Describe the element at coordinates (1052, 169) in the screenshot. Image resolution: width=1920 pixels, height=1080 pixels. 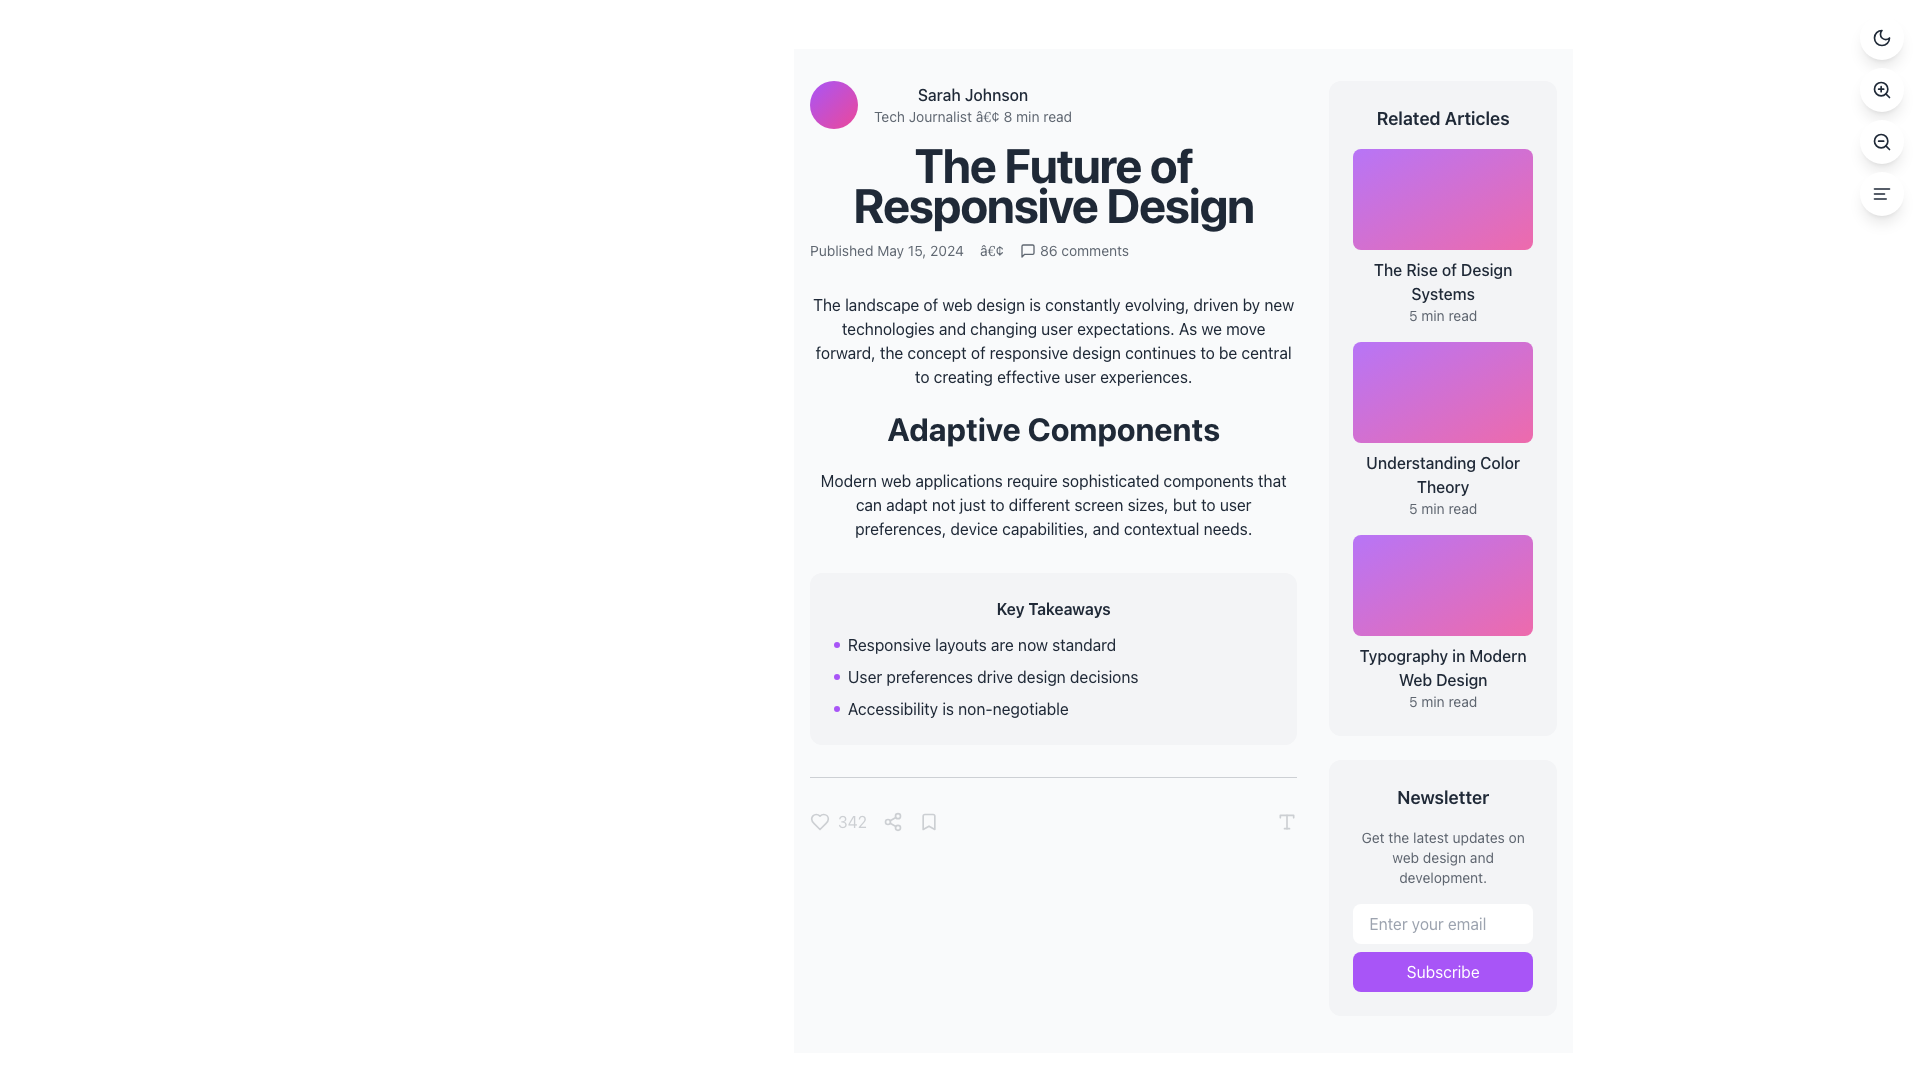
I see `displayed information from the Header section titled 'The Future of Responsive Design', which includes the title, author details, and publication date` at that location.